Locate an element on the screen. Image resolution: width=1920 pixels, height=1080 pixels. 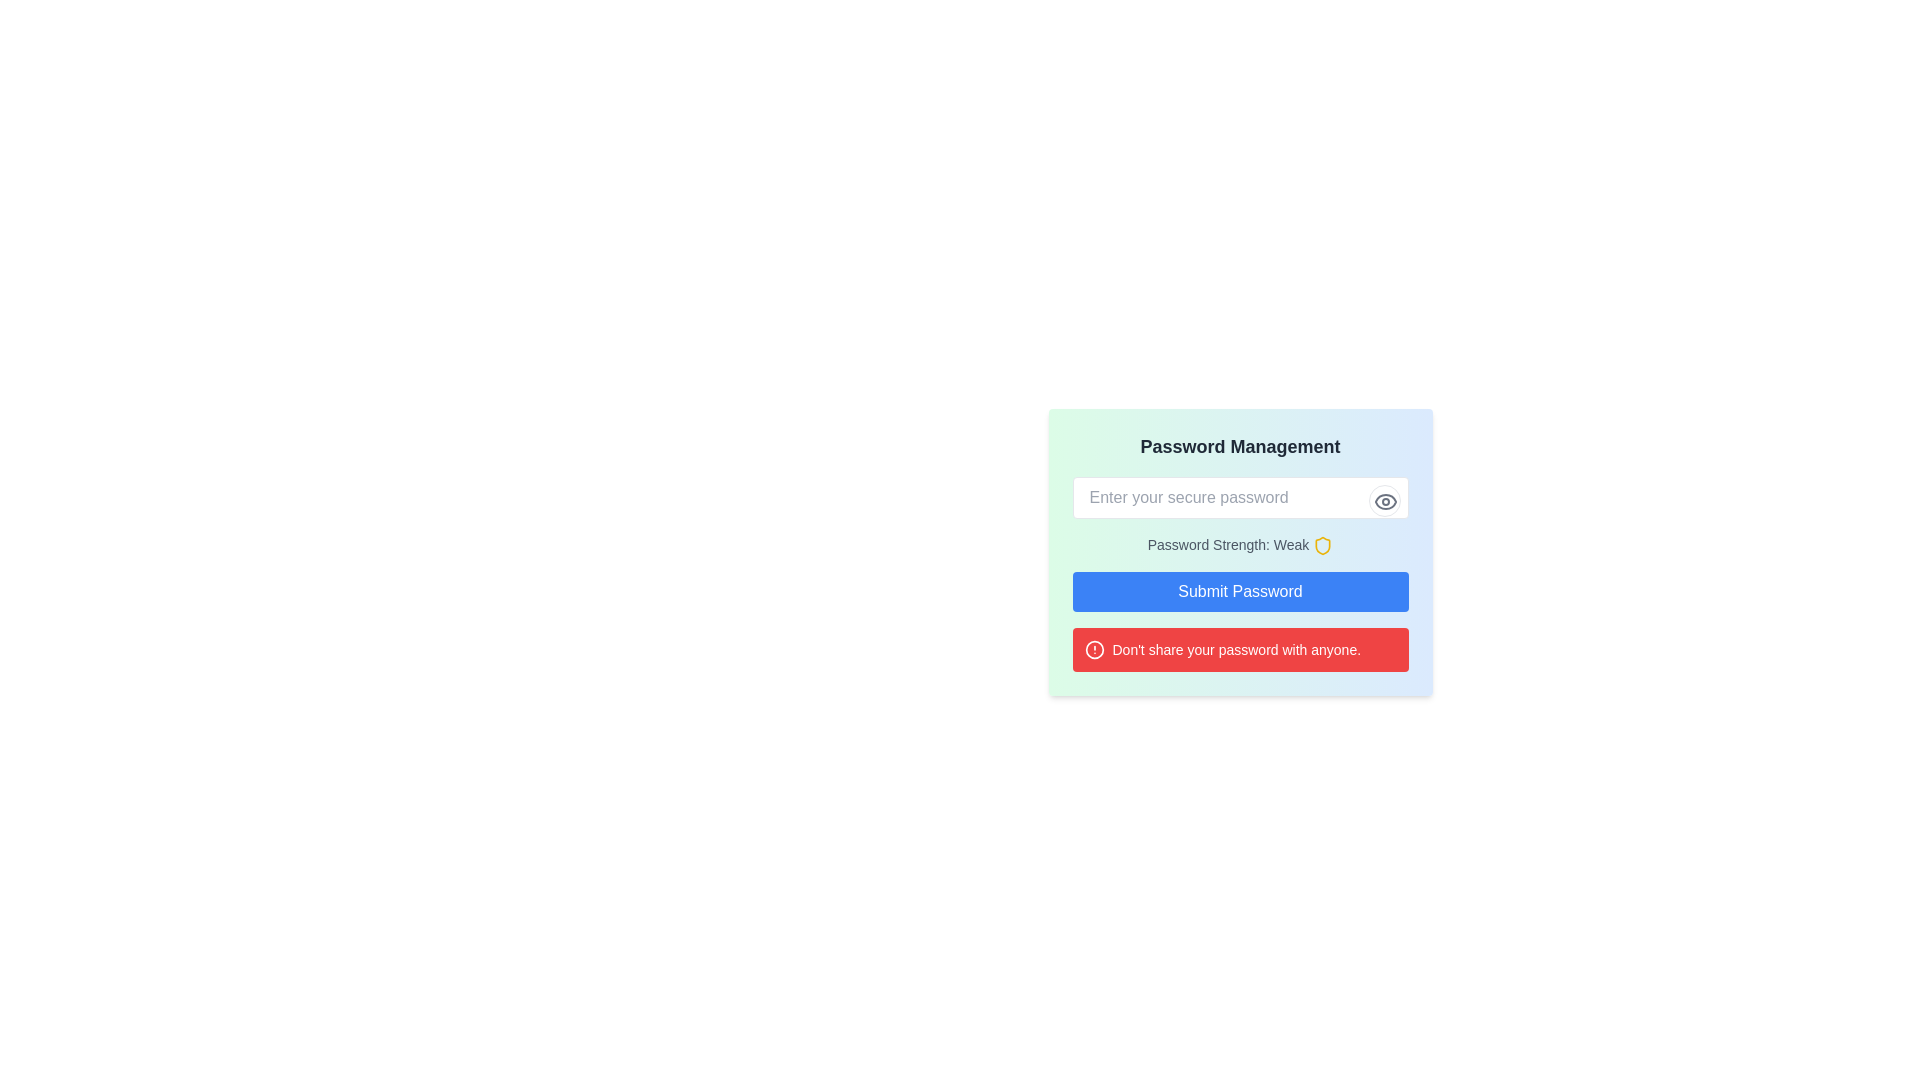
the SVG graphic icon representing the password strength, which is visually indicating 'Weak' strength, located to the left of the 'Password Strength: Weak' text label is located at coordinates (1323, 546).